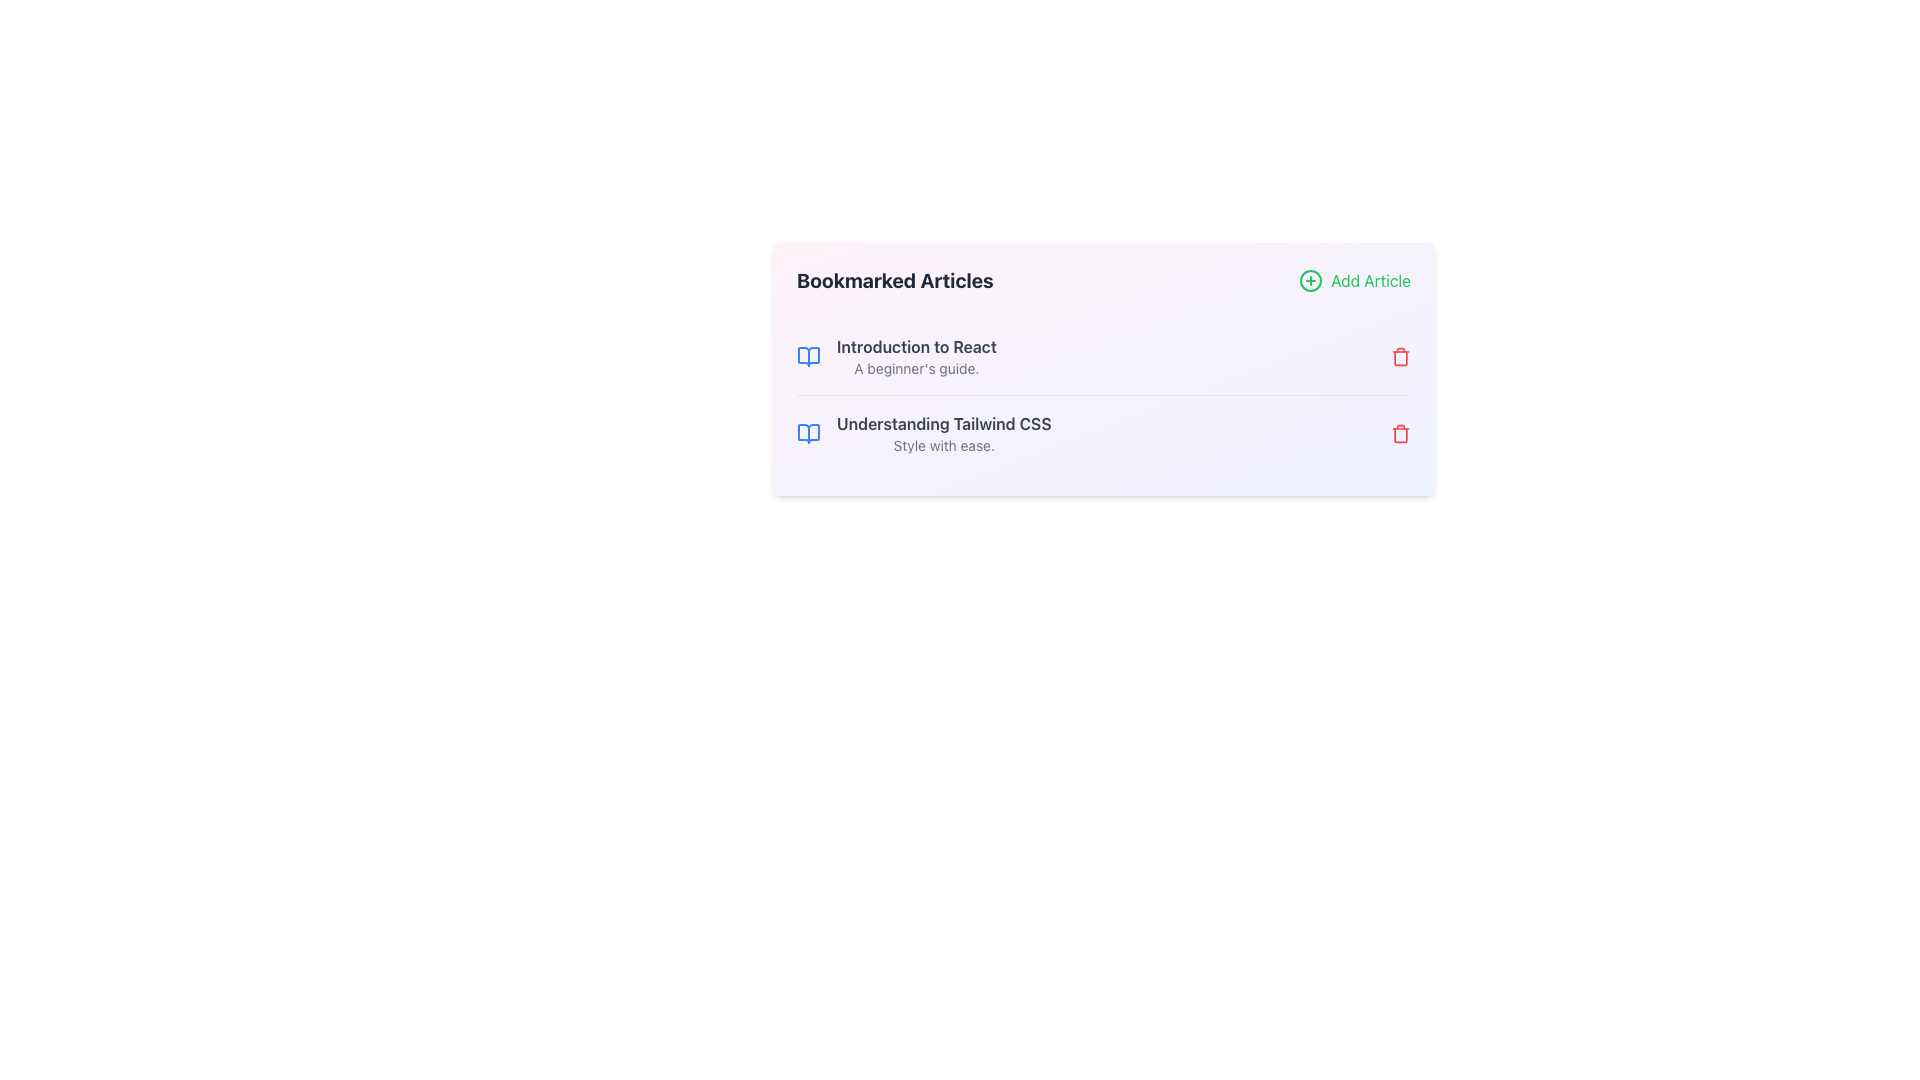  What do you see at coordinates (943, 423) in the screenshot?
I see `the title of the second article in the 'Bookmarked Articles' section, which is represented by a clickable text label positioned above the article's subtitle and to the right of a small book icon` at bounding box center [943, 423].